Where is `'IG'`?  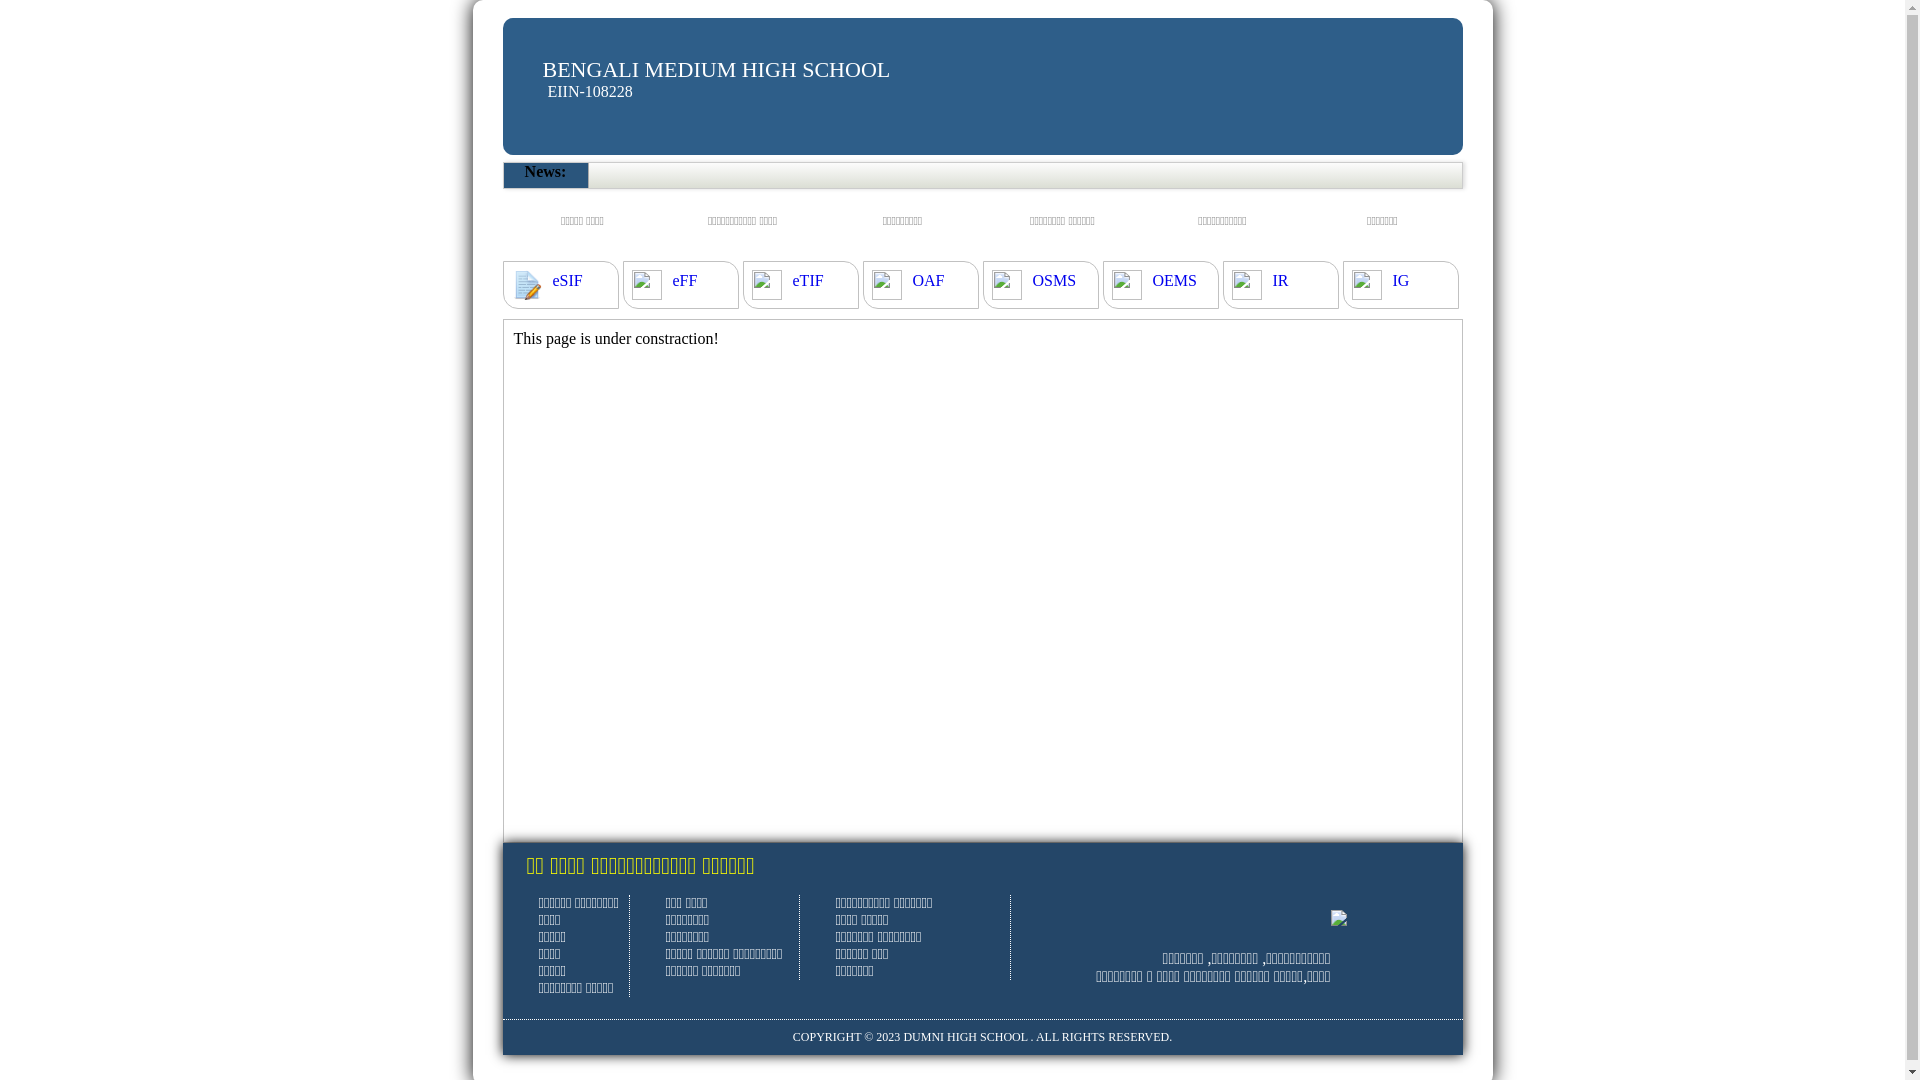
'IG' is located at coordinates (1399, 281).